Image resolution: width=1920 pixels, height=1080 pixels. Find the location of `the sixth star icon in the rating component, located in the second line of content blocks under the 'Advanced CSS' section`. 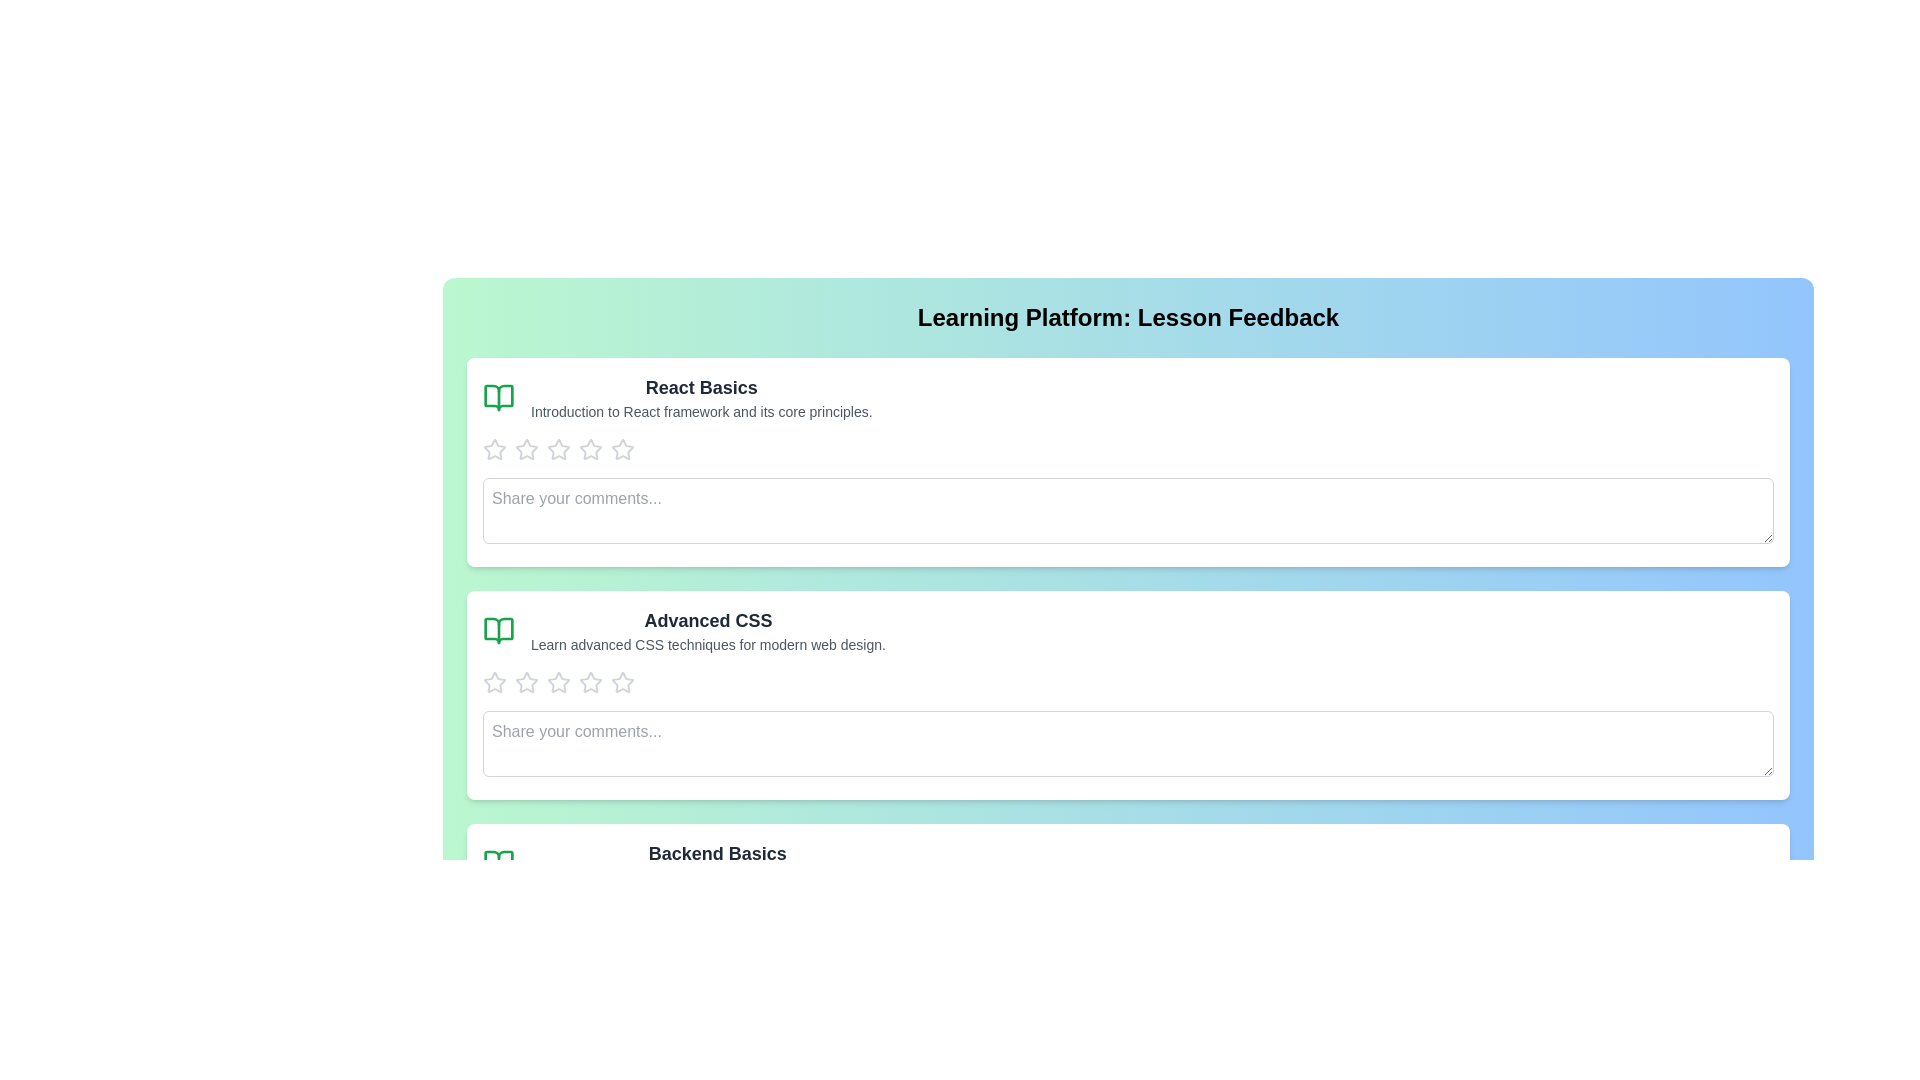

the sixth star icon in the rating component, located in the second line of content blocks under the 'Advanced CSS' section is located at coordinates (589, 681).